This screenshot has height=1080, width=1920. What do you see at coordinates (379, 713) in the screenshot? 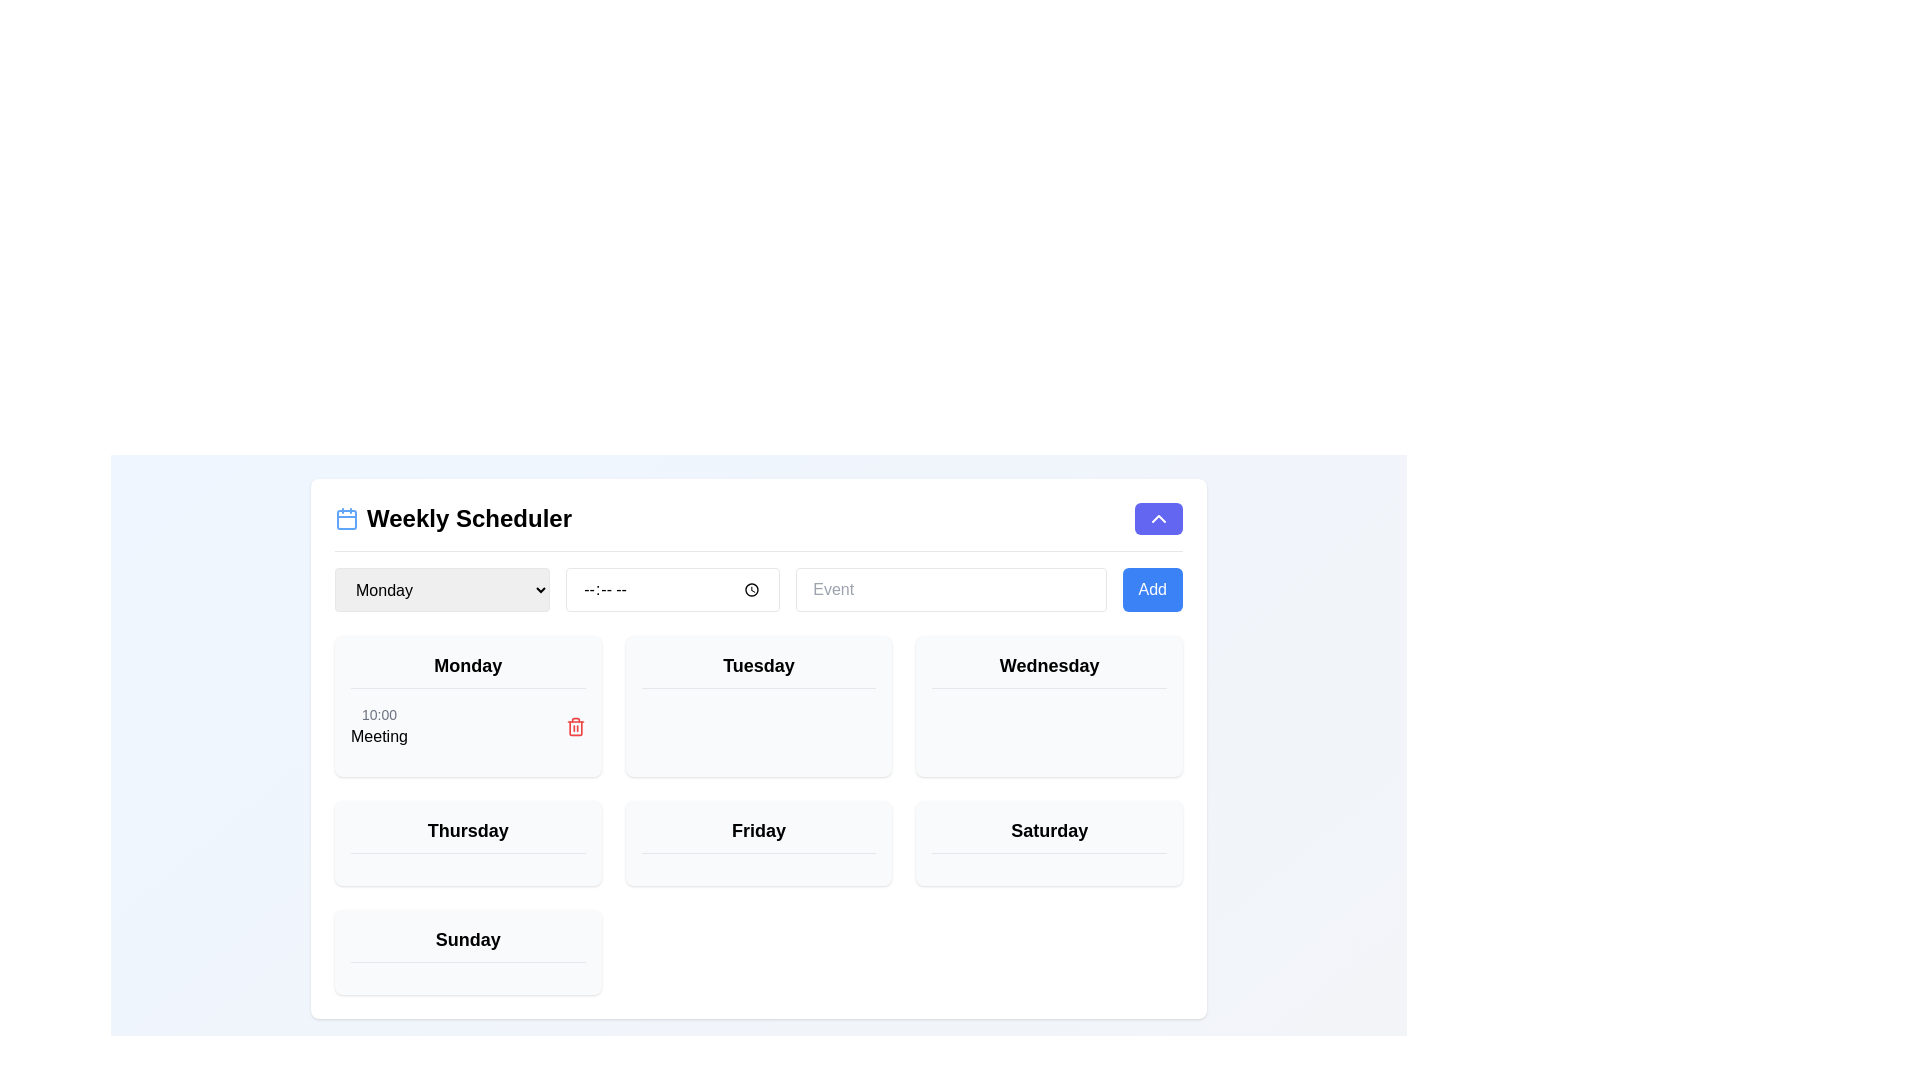
I see `time displayed in the Text label showing '10:00' at the top of the 'Monday' group` at bounding box center [379, 713].